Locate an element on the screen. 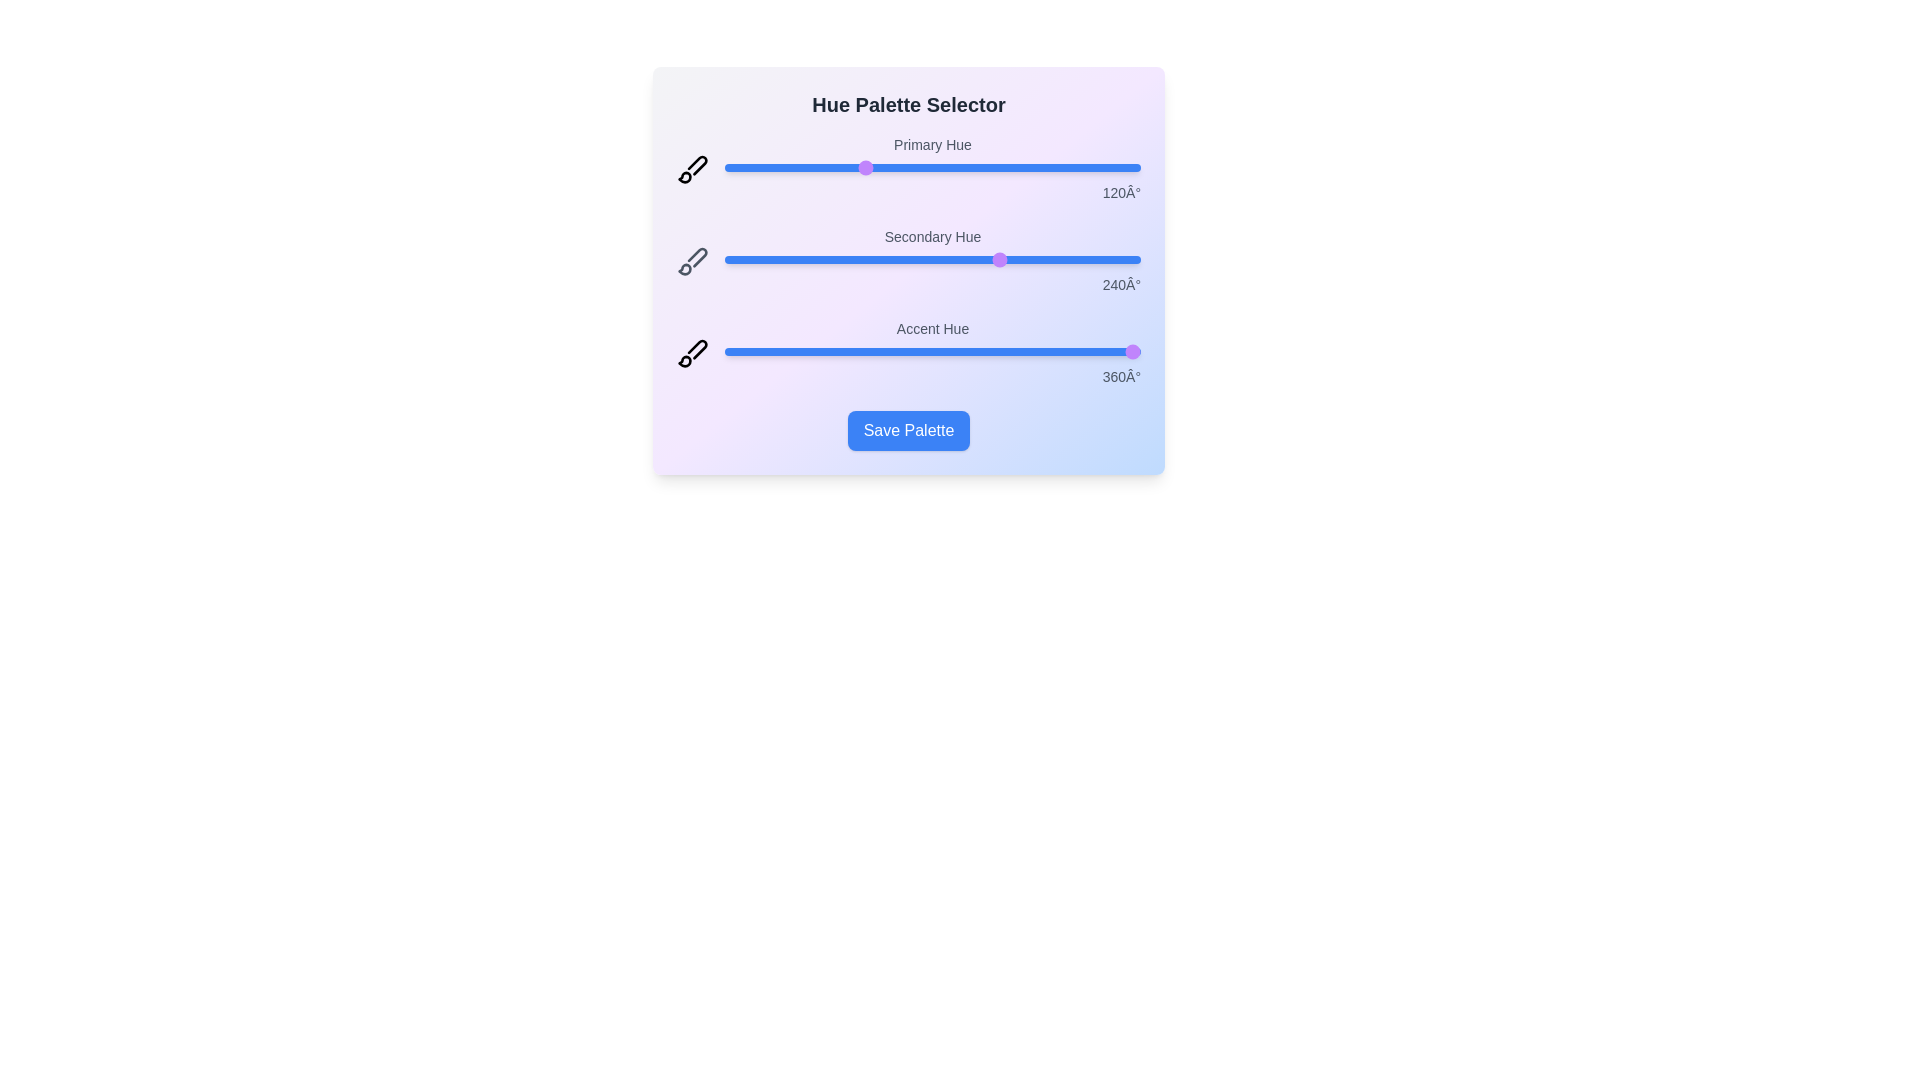 This screenshot has height=1080, width=1920. the 'Primary Hue' slider to 113 degrees is located at coordinates (855, 167).